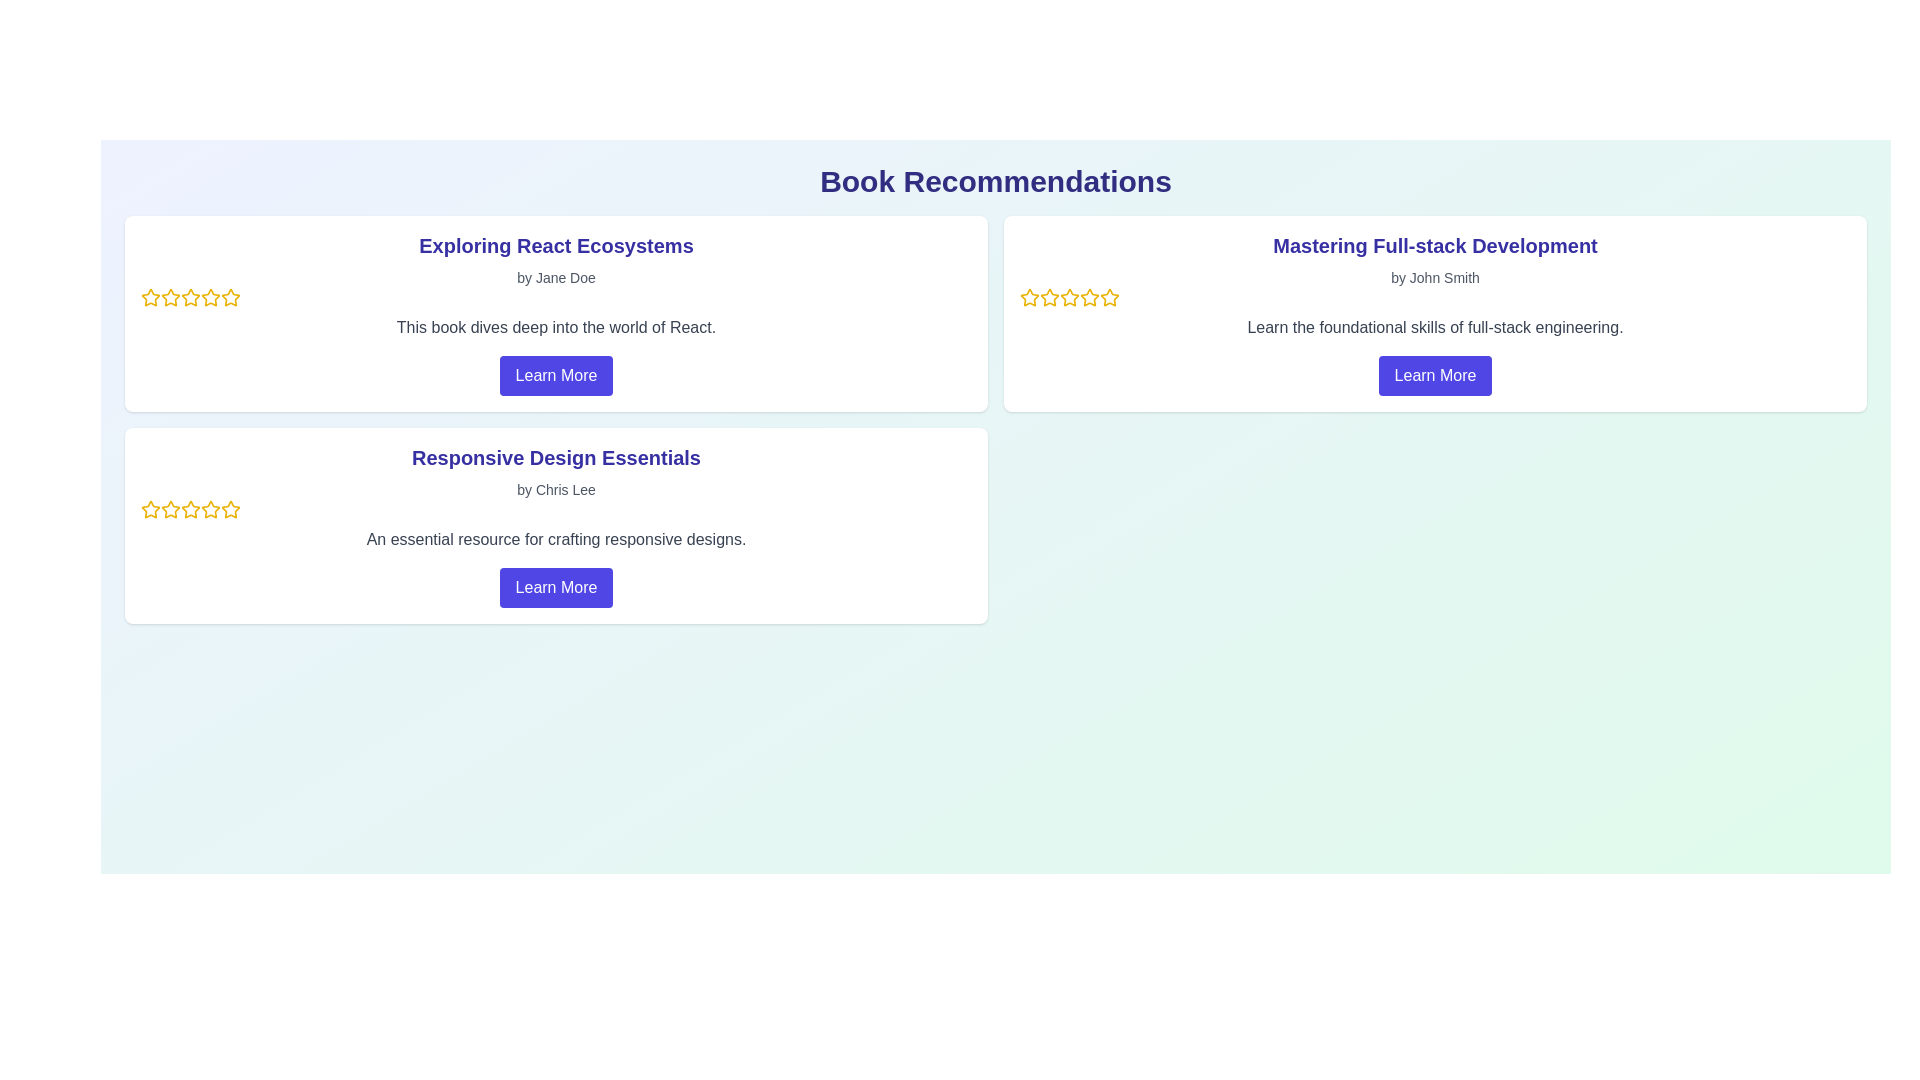 Image resolution: width=1920 pixels, height=1080 pixels. I want to click on on the heading text 'Responsive Design Essentials' which is styled in a large, bold, indigo font located at the top of the second card in a set of three horizontally aligned cards, so click(556, 458).